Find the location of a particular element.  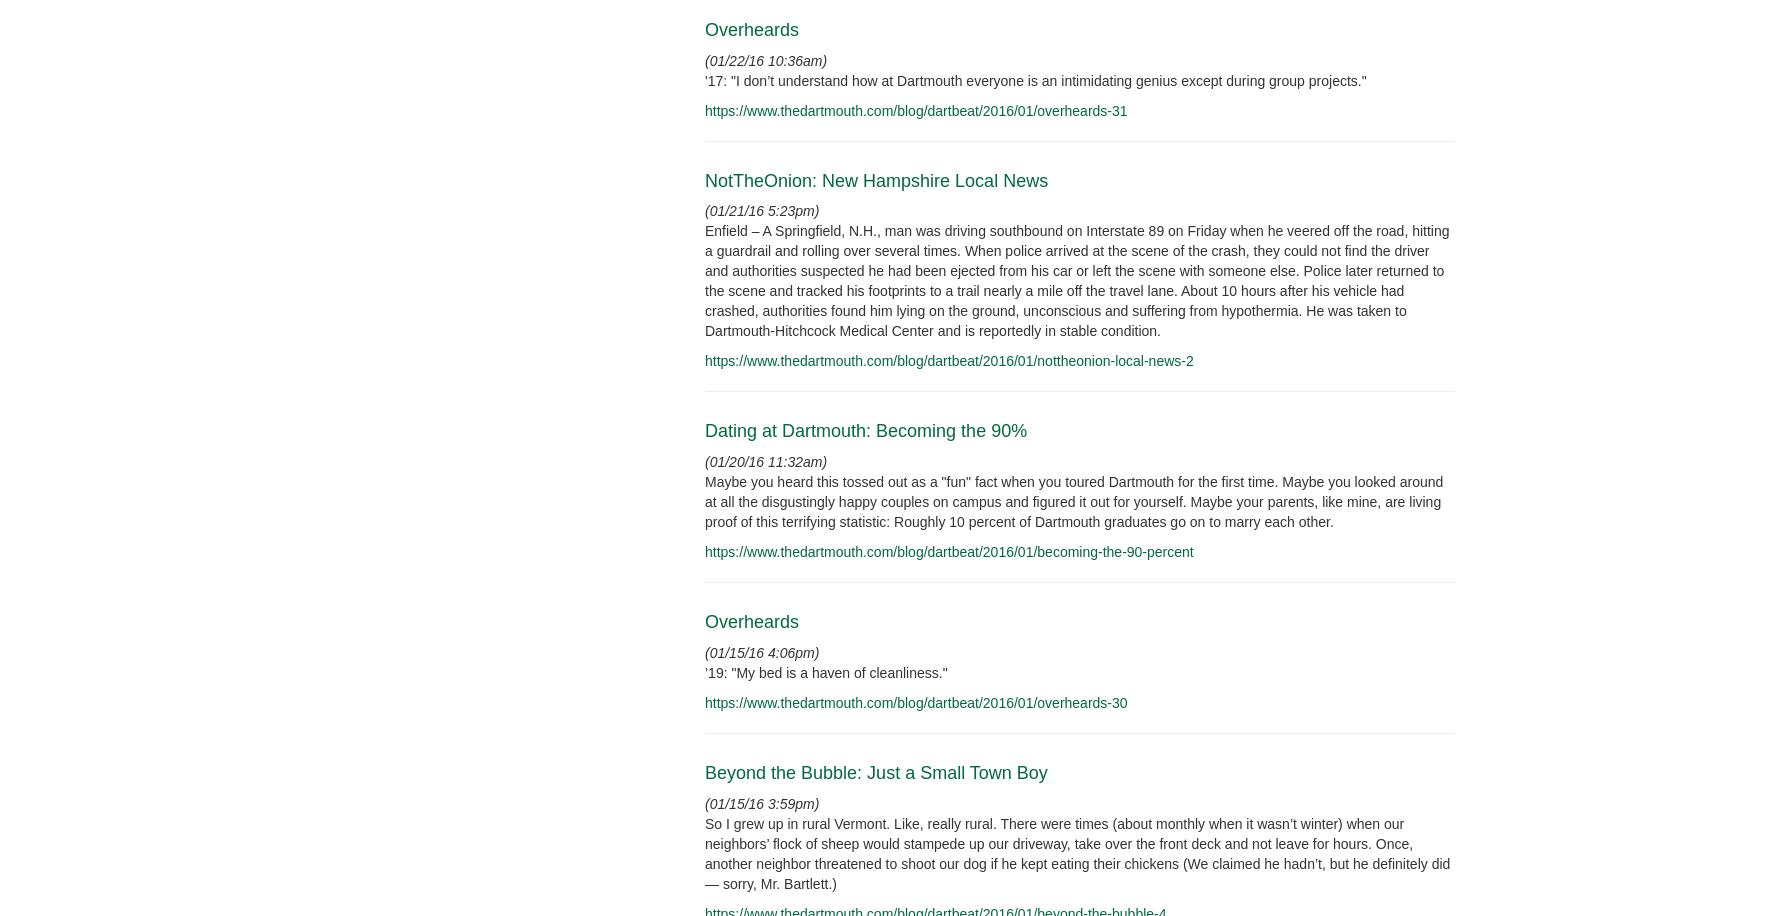

'https://www.thedartmouth.com/blog/dartbeat/2016/01/becoming-the-90-percent' is located at coordinates (948, 550).